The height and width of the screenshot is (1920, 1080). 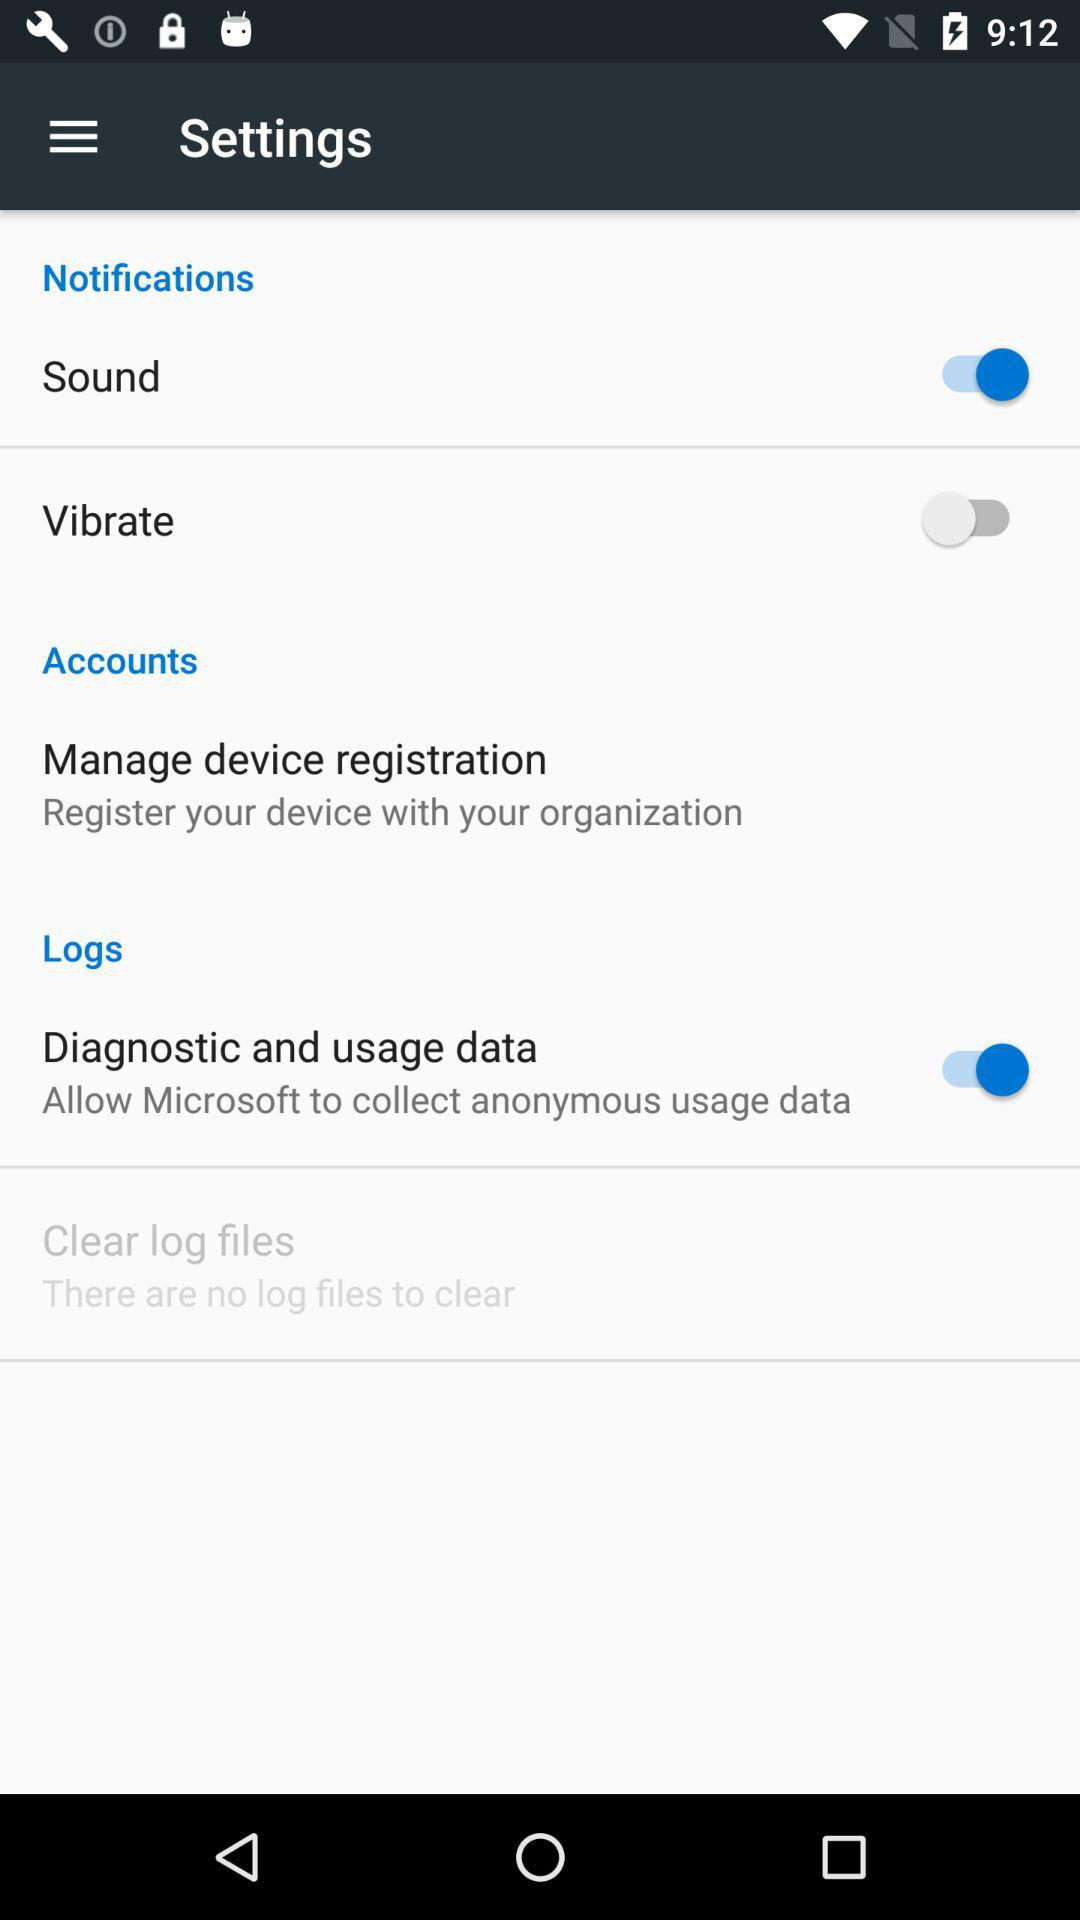 I want to click on the icon above the diagnostic and usage icon, so click(x=540, y=925).